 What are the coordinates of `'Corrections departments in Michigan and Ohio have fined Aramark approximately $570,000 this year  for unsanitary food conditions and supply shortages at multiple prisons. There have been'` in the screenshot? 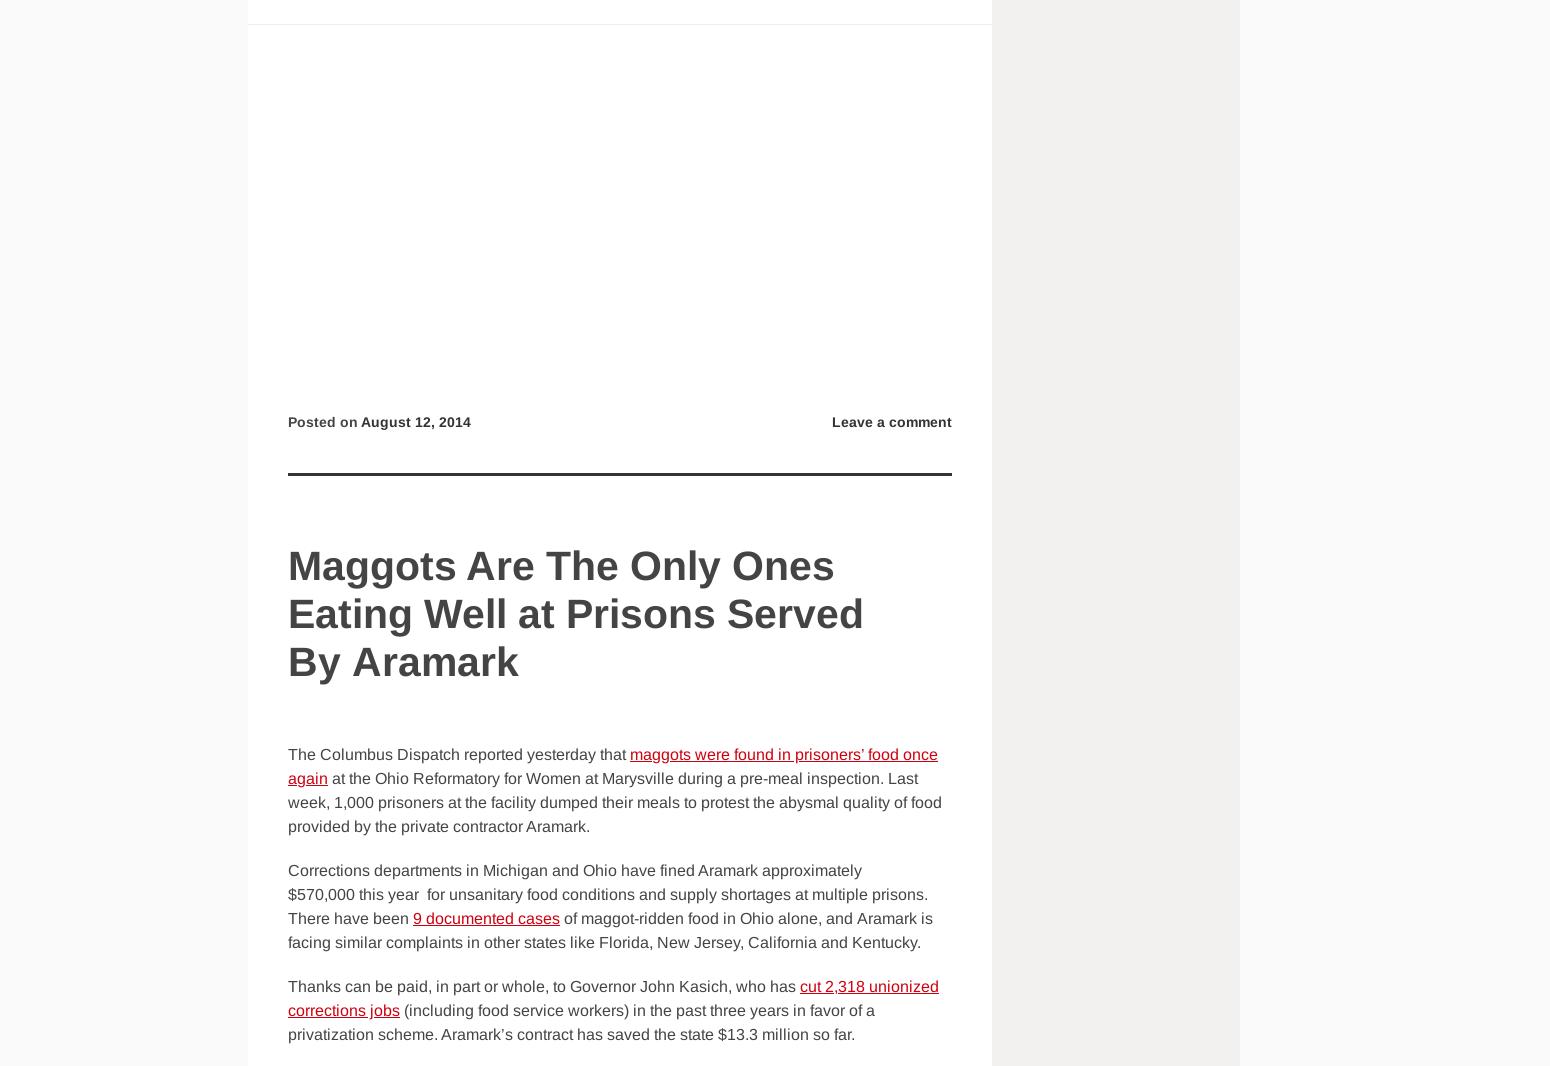 It's located at (608, 894).